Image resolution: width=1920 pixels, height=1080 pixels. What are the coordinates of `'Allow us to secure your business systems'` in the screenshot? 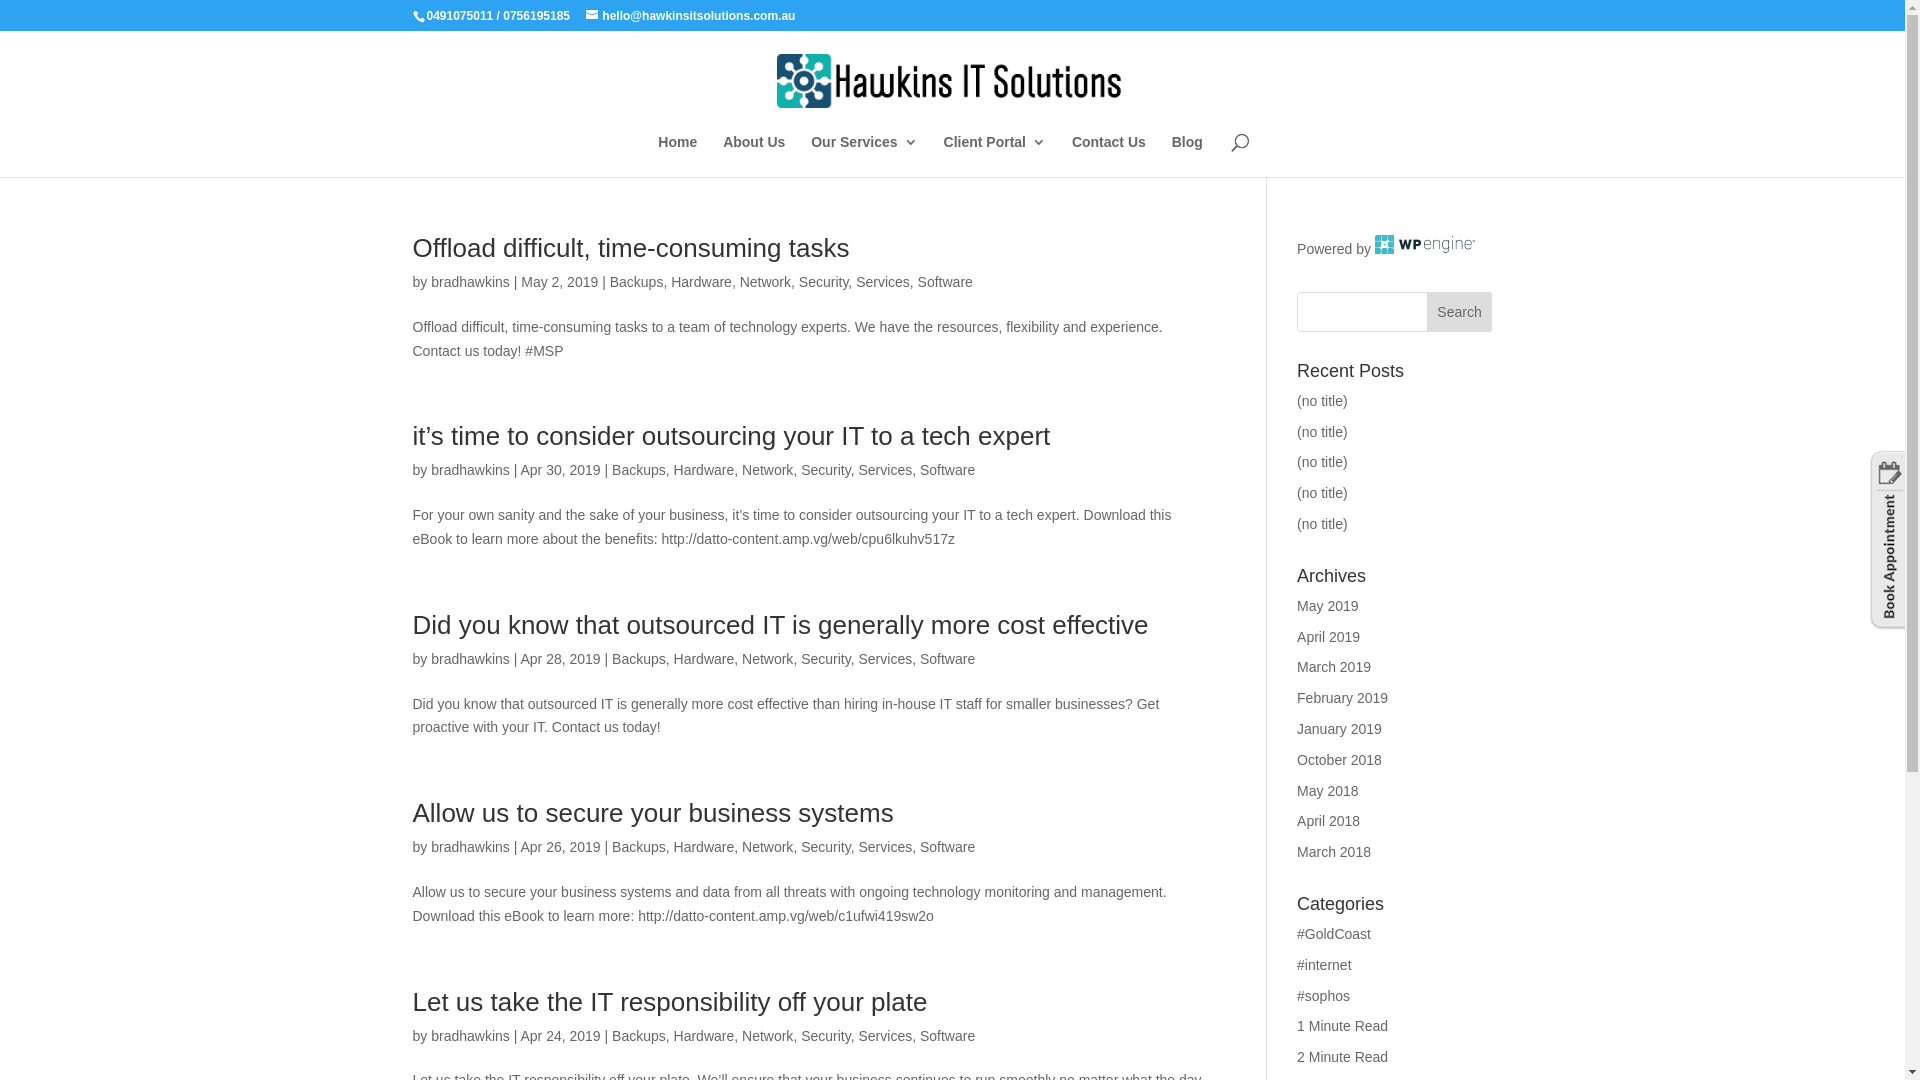 It's located at (652, 813).